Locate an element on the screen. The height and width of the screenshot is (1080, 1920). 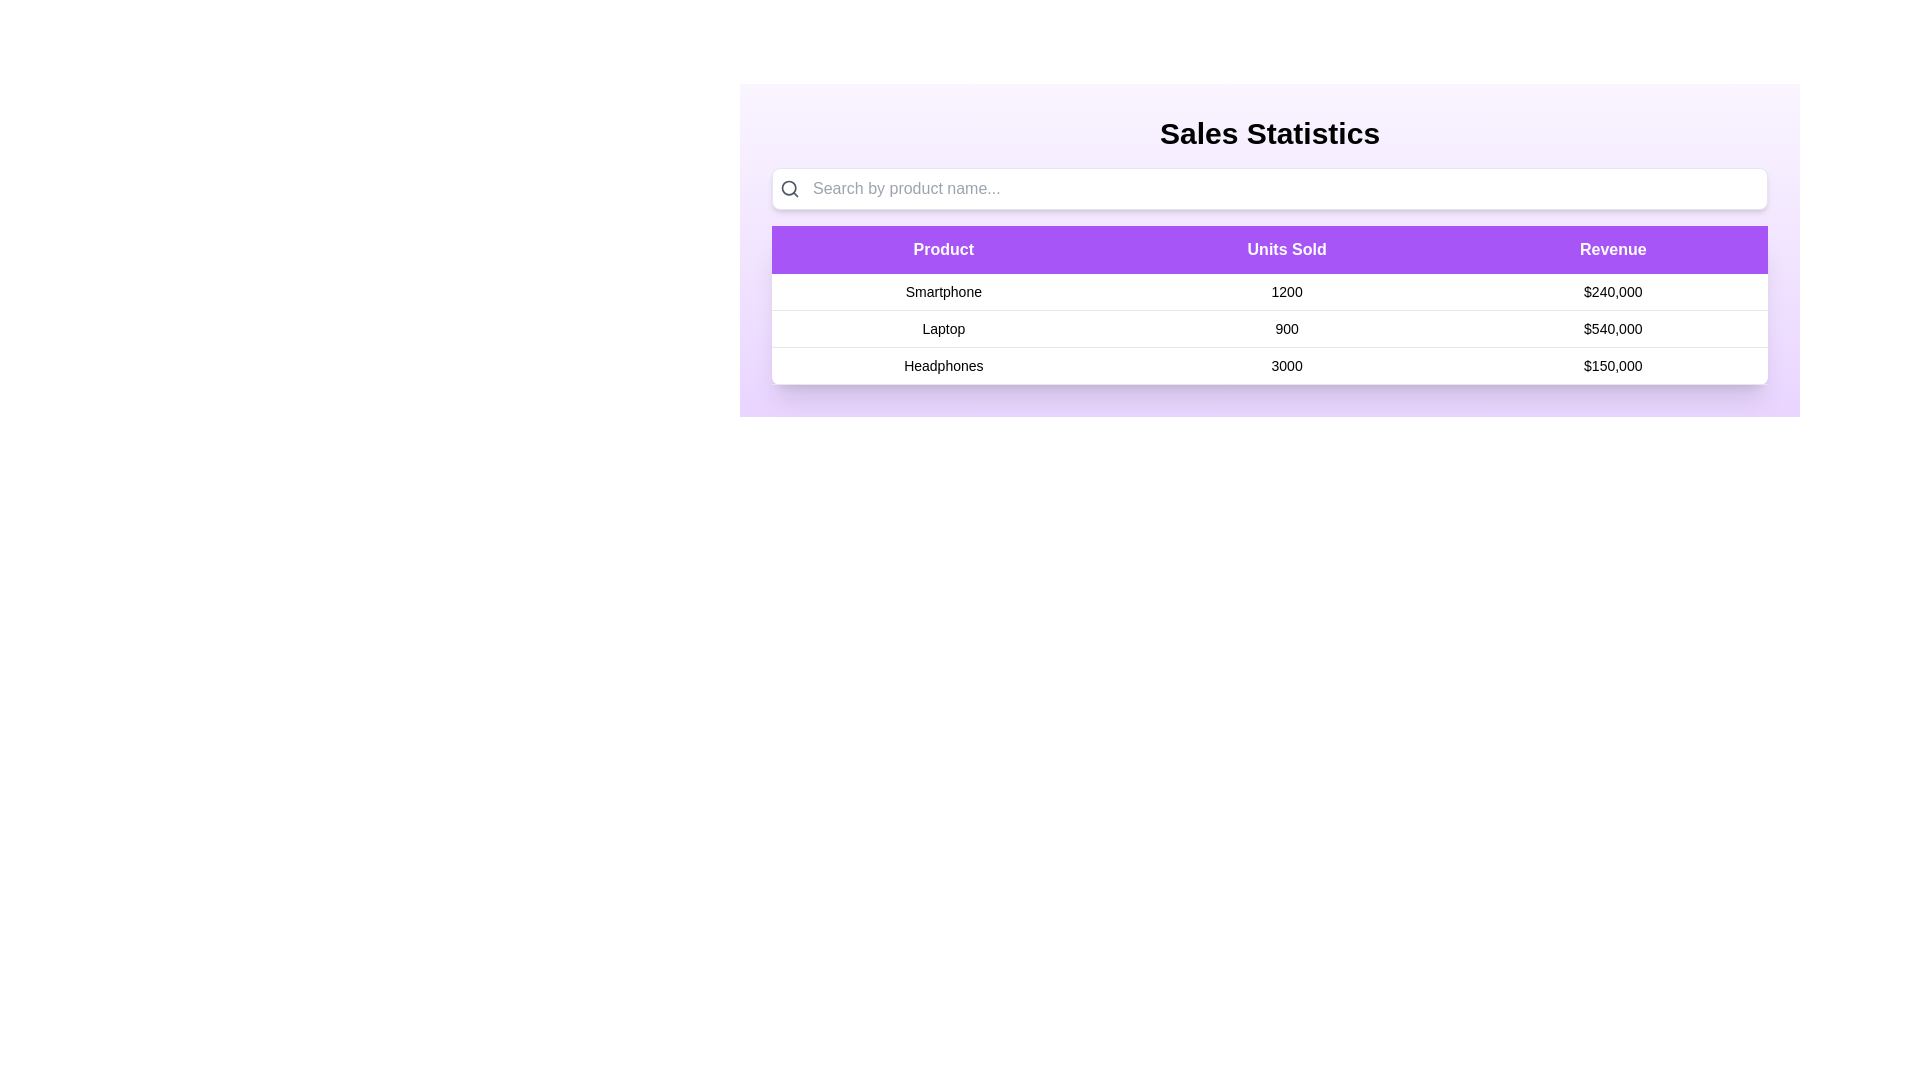
the header Product to examine its content is located at coordinates (942, 249).